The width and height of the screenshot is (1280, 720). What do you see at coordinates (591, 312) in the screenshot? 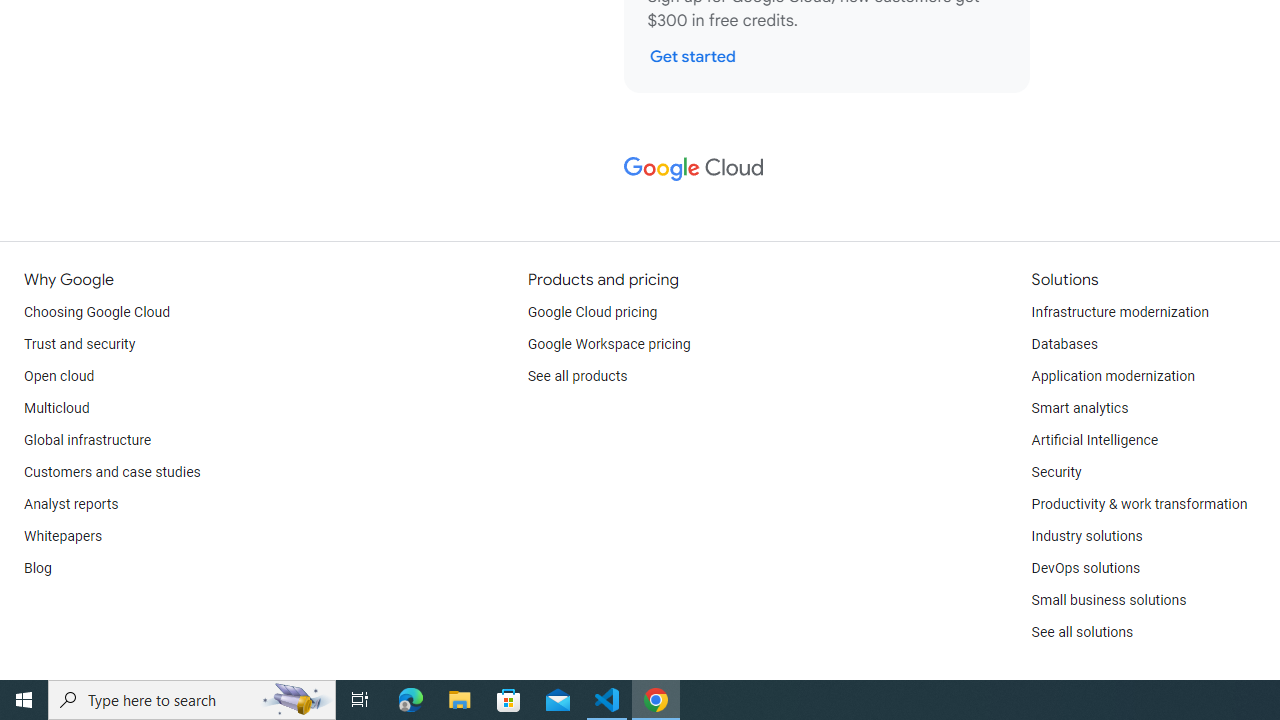
I see `'Google Cloud pricing'` at bounding box center [591, 312].